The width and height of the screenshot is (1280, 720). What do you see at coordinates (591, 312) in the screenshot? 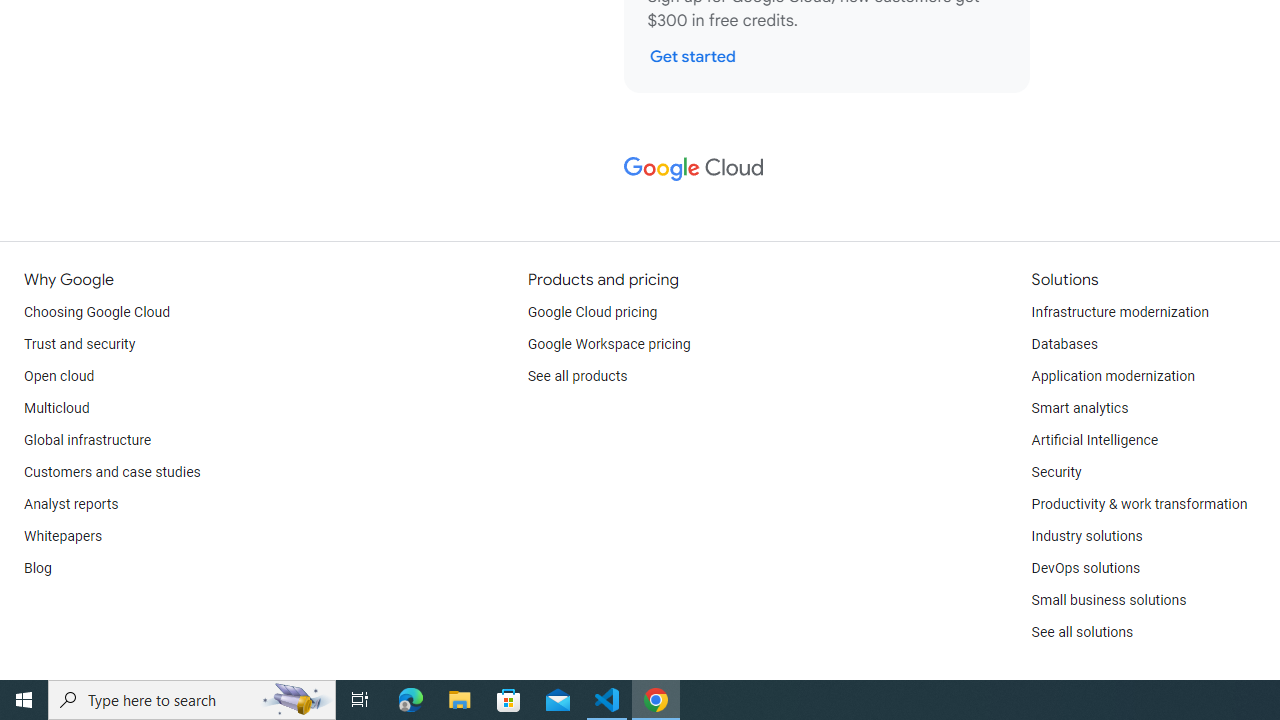
I see `'Google Cloud pricing'` at bounding box center [591, 312].